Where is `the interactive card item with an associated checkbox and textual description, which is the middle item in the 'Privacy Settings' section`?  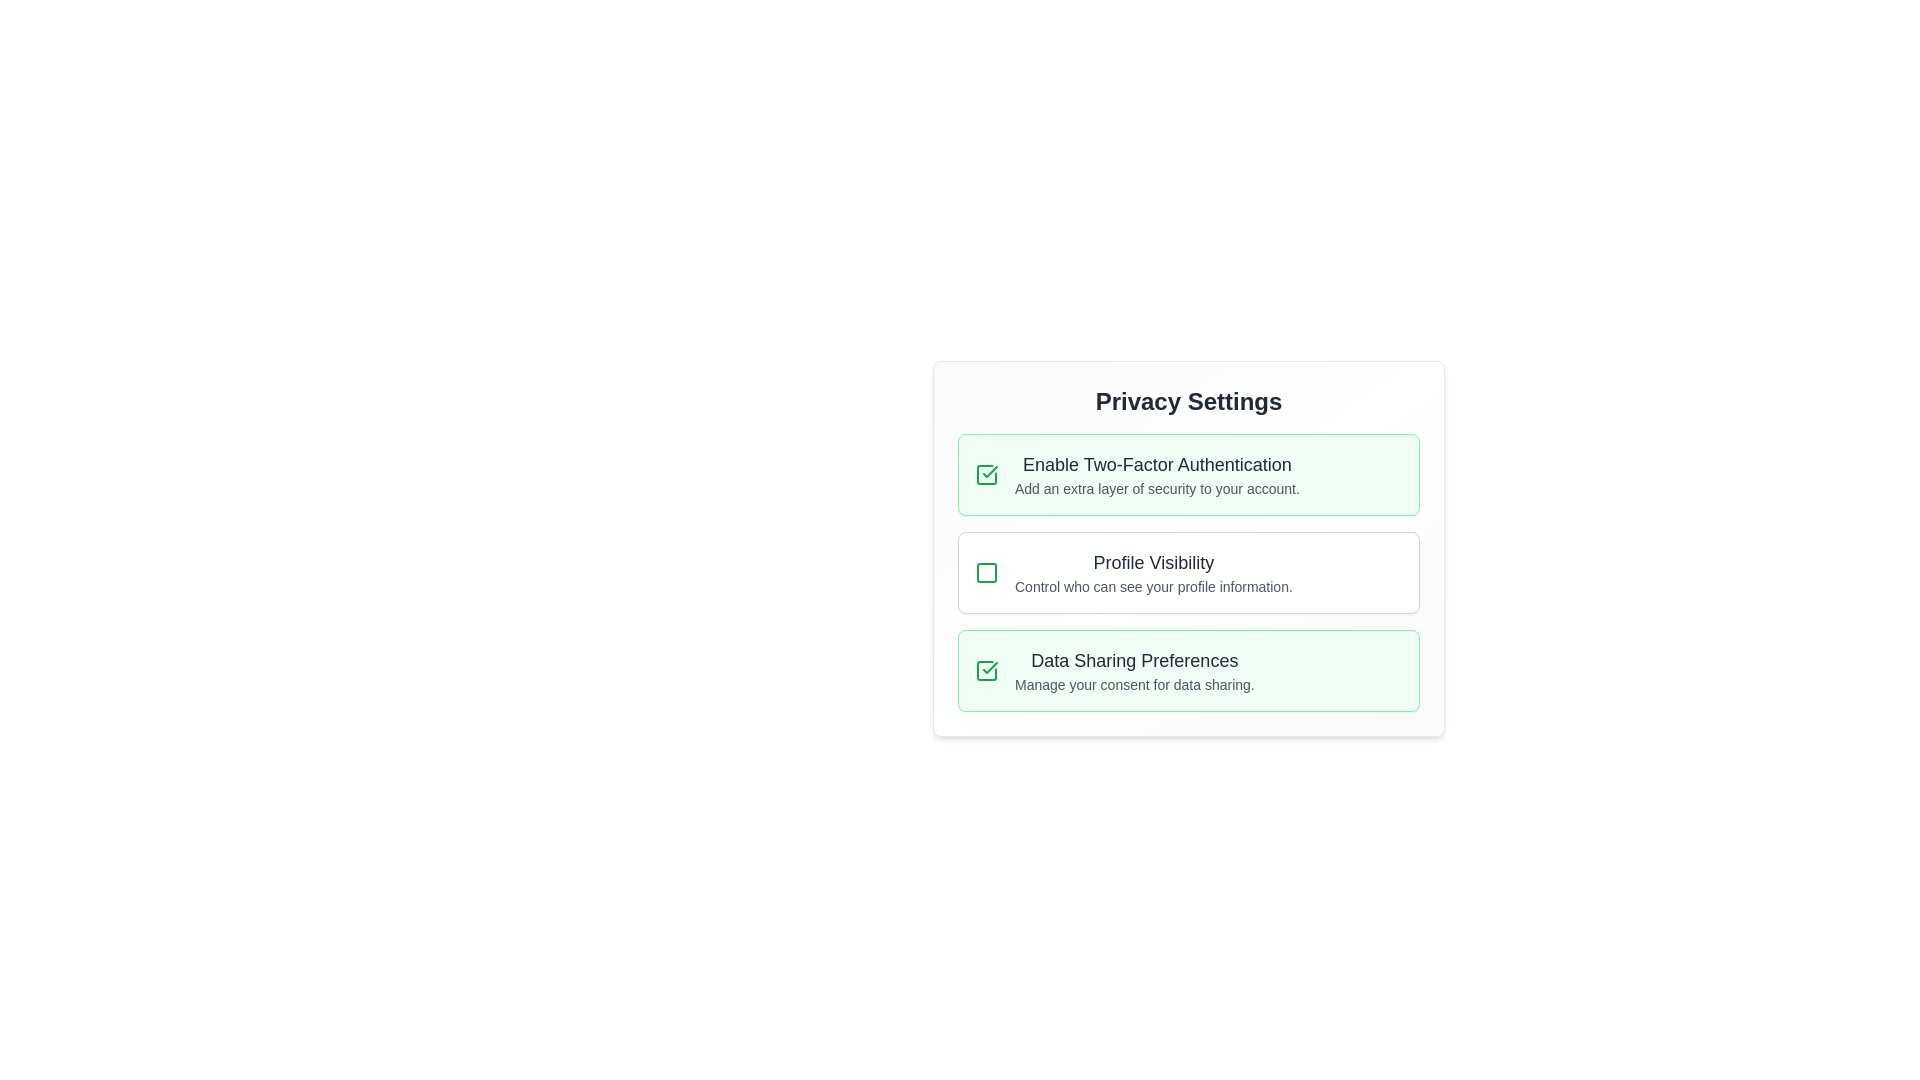
the interactive card item with an associated checkbox and textual description, which is the middle item in the 'Privacy Settings' section is located at coordinates (1189, 573).